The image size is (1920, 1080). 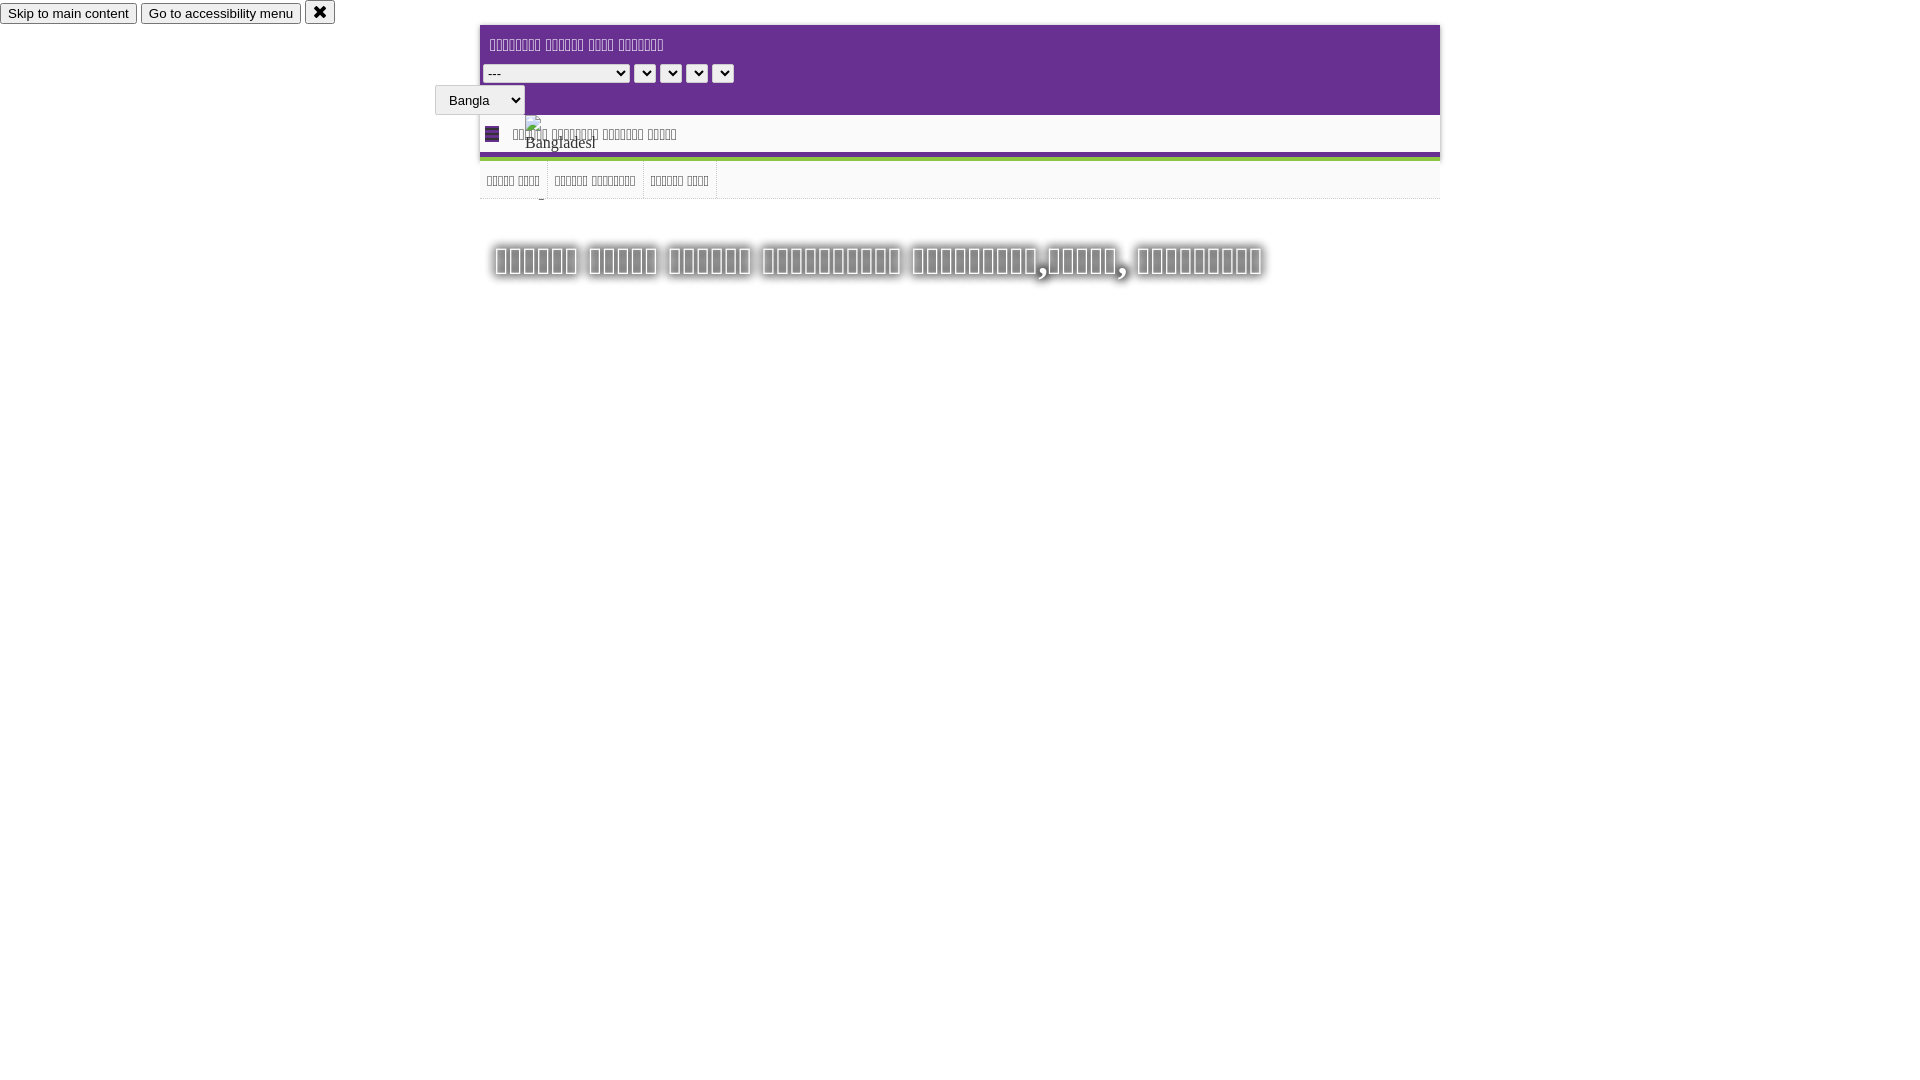 I want to click on 'close', so click(x=320, y=11).